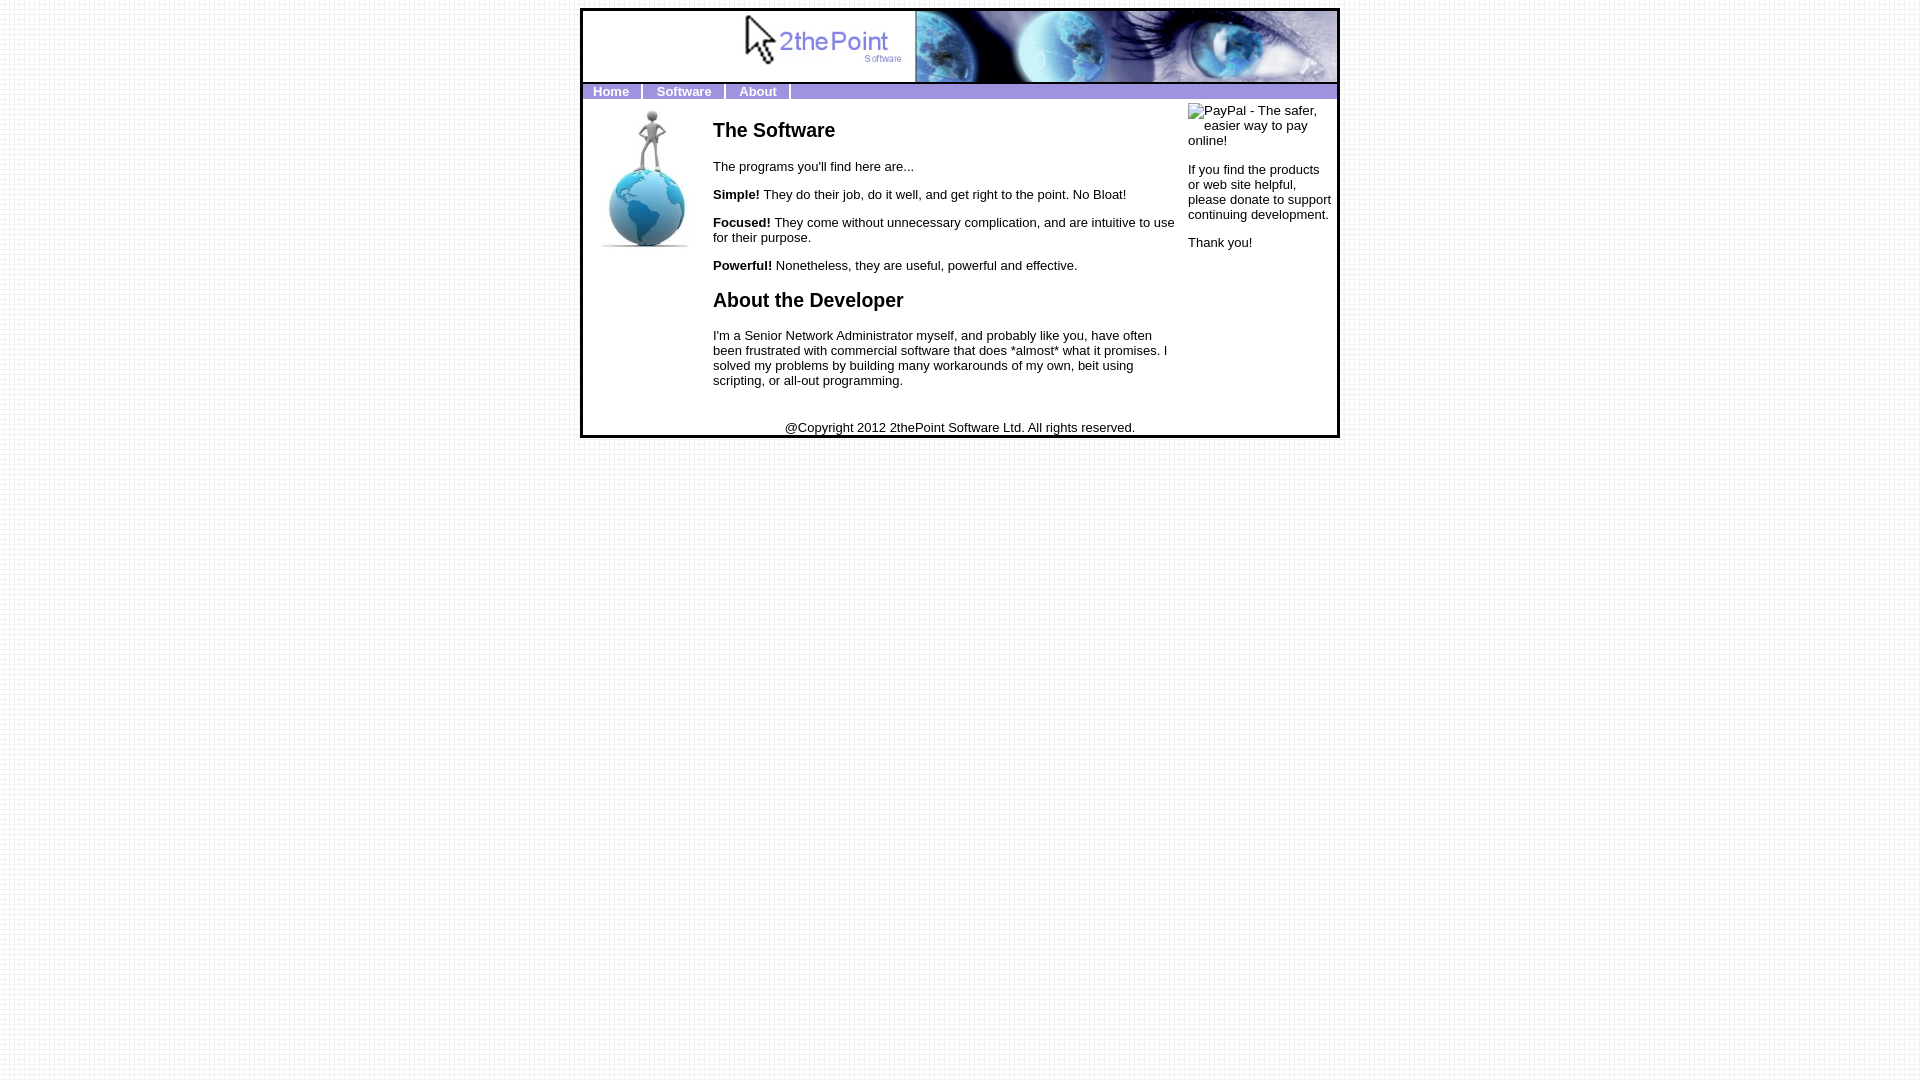 The height and width of the screenshot is (1080, 1920). Describe the element at coordinates (684, 91) in the screenshot. I see `'Software'` at that location.